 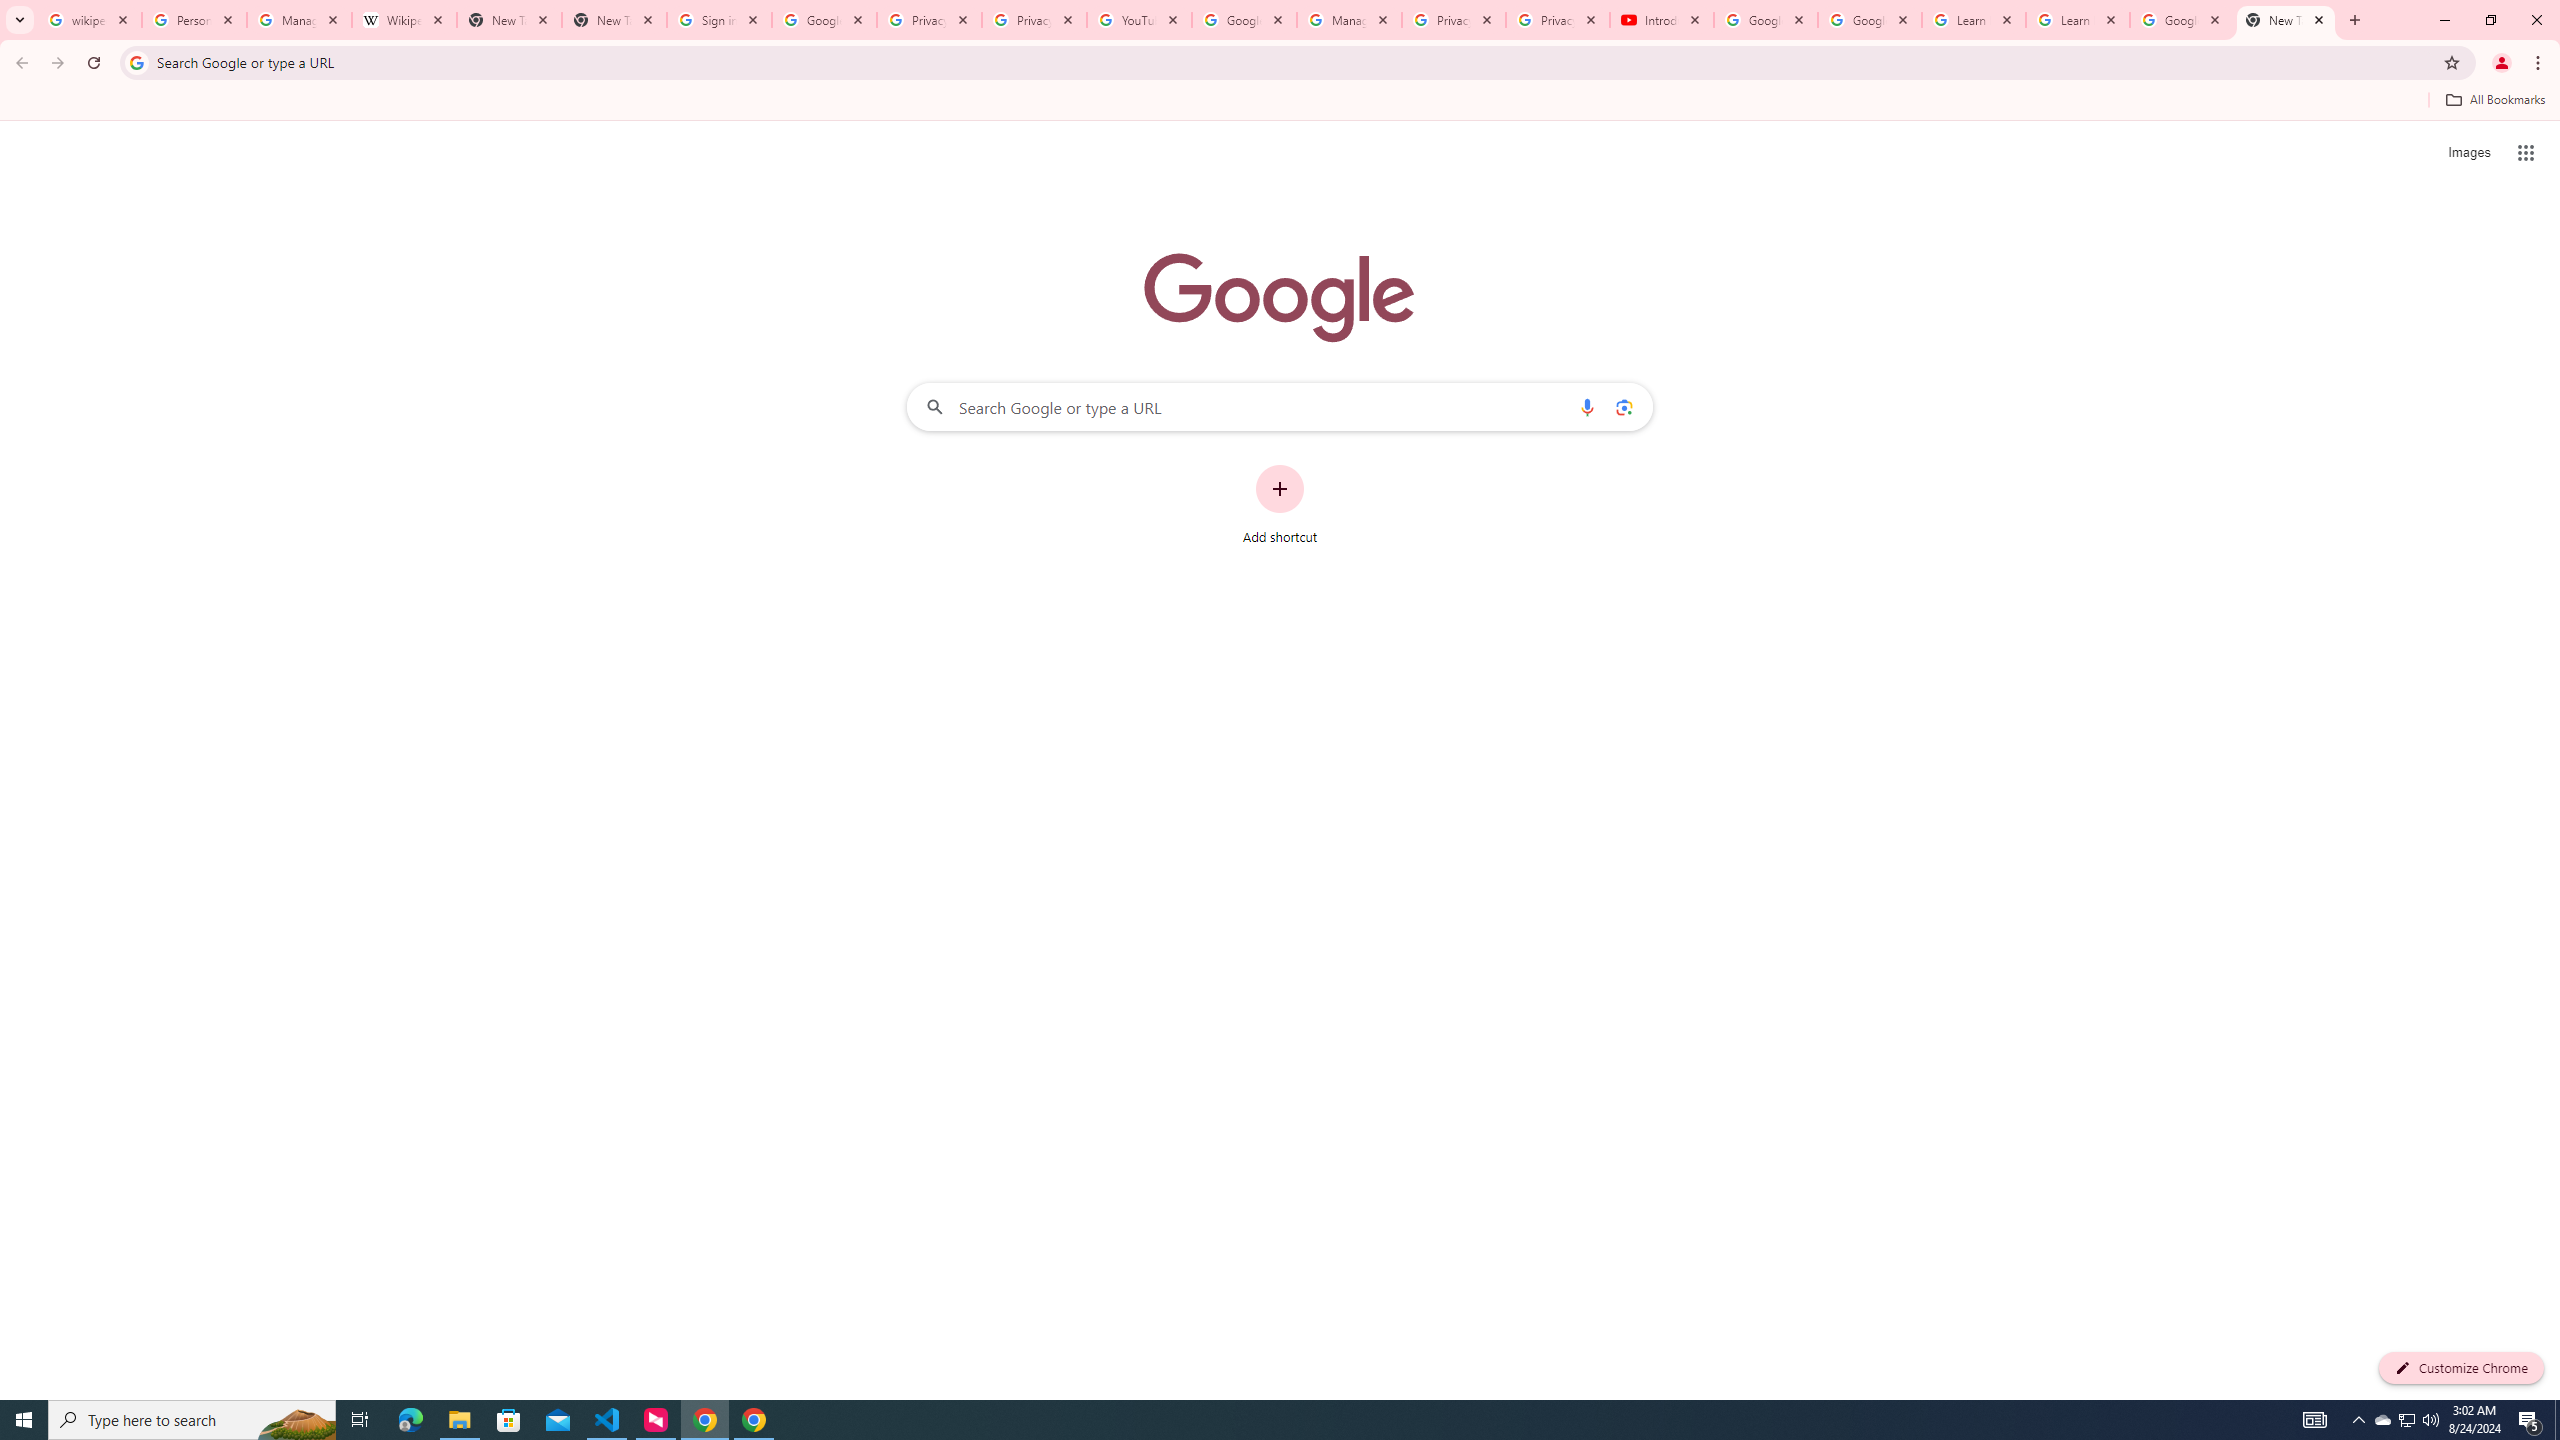 I want to click on 'Google Account Help', so click(x=1765, y=19).